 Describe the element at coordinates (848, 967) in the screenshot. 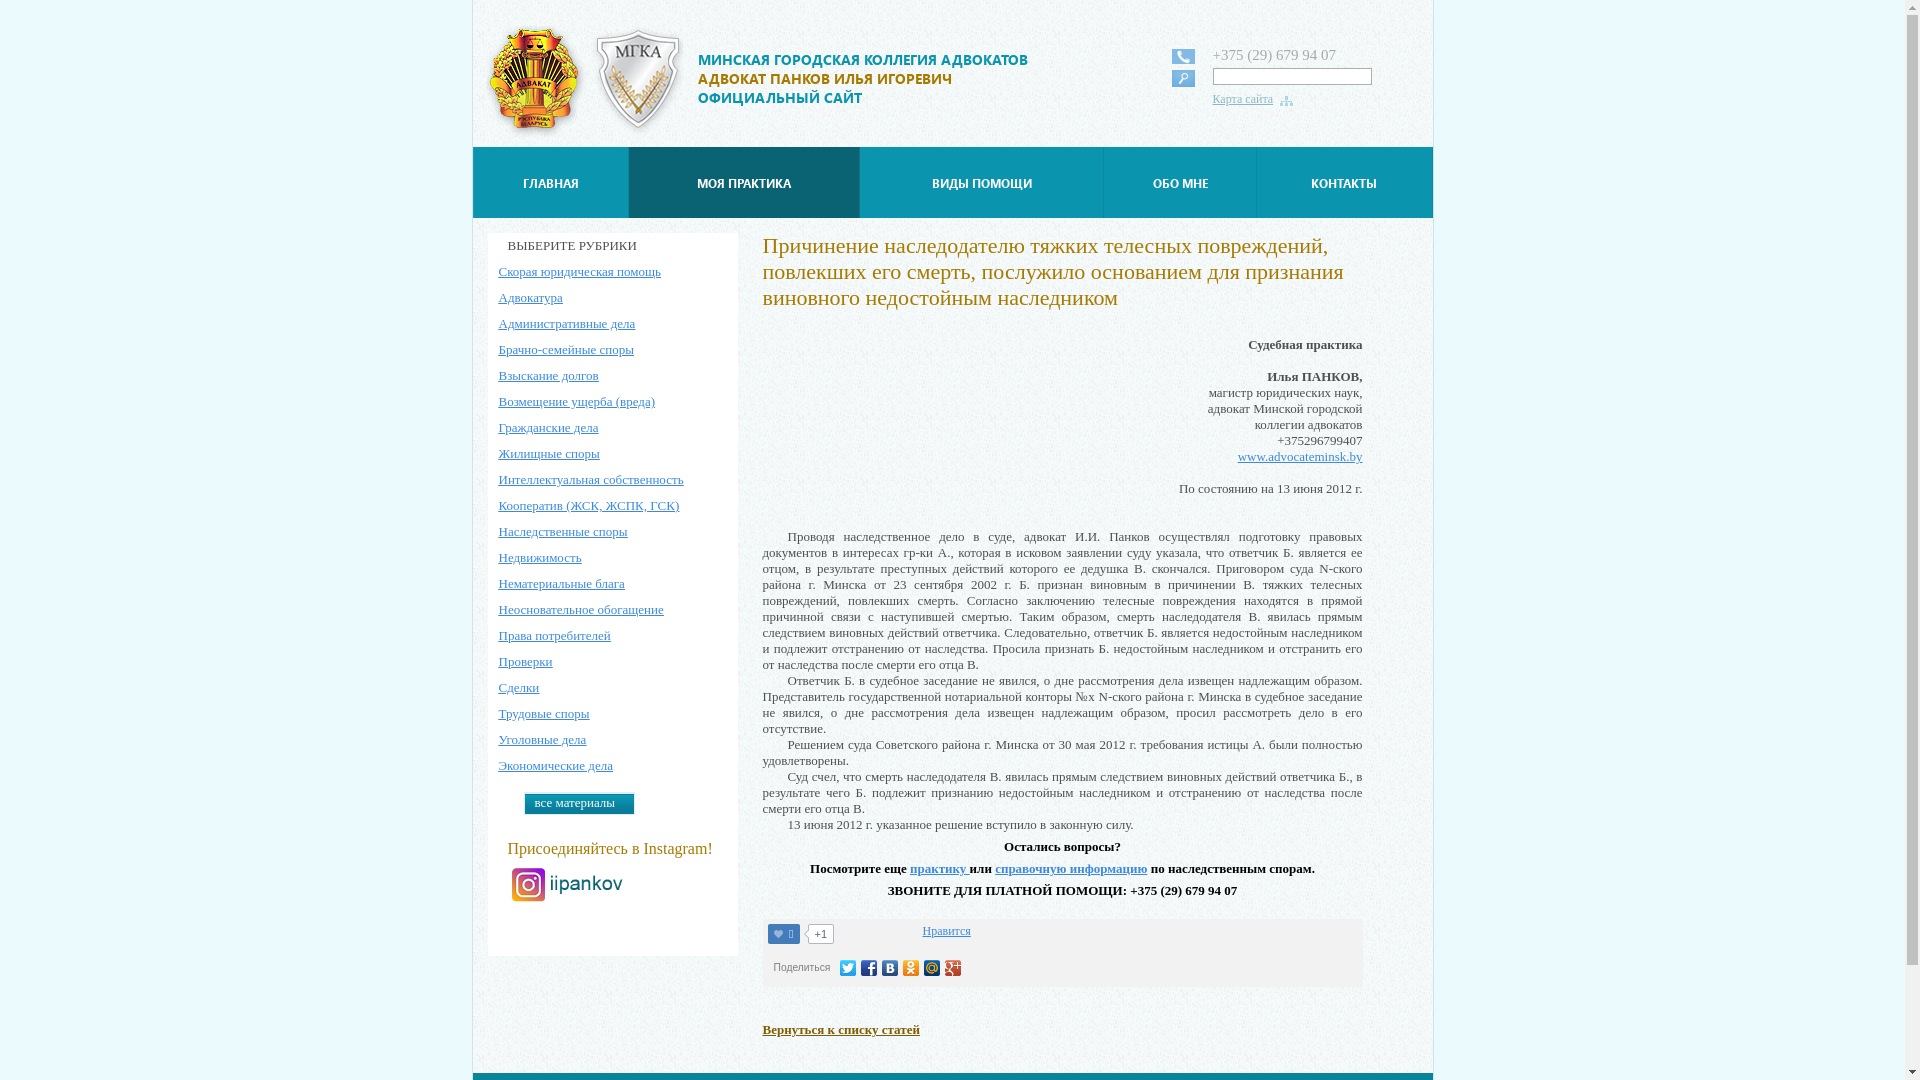

I see `'Twitter'` at that location.